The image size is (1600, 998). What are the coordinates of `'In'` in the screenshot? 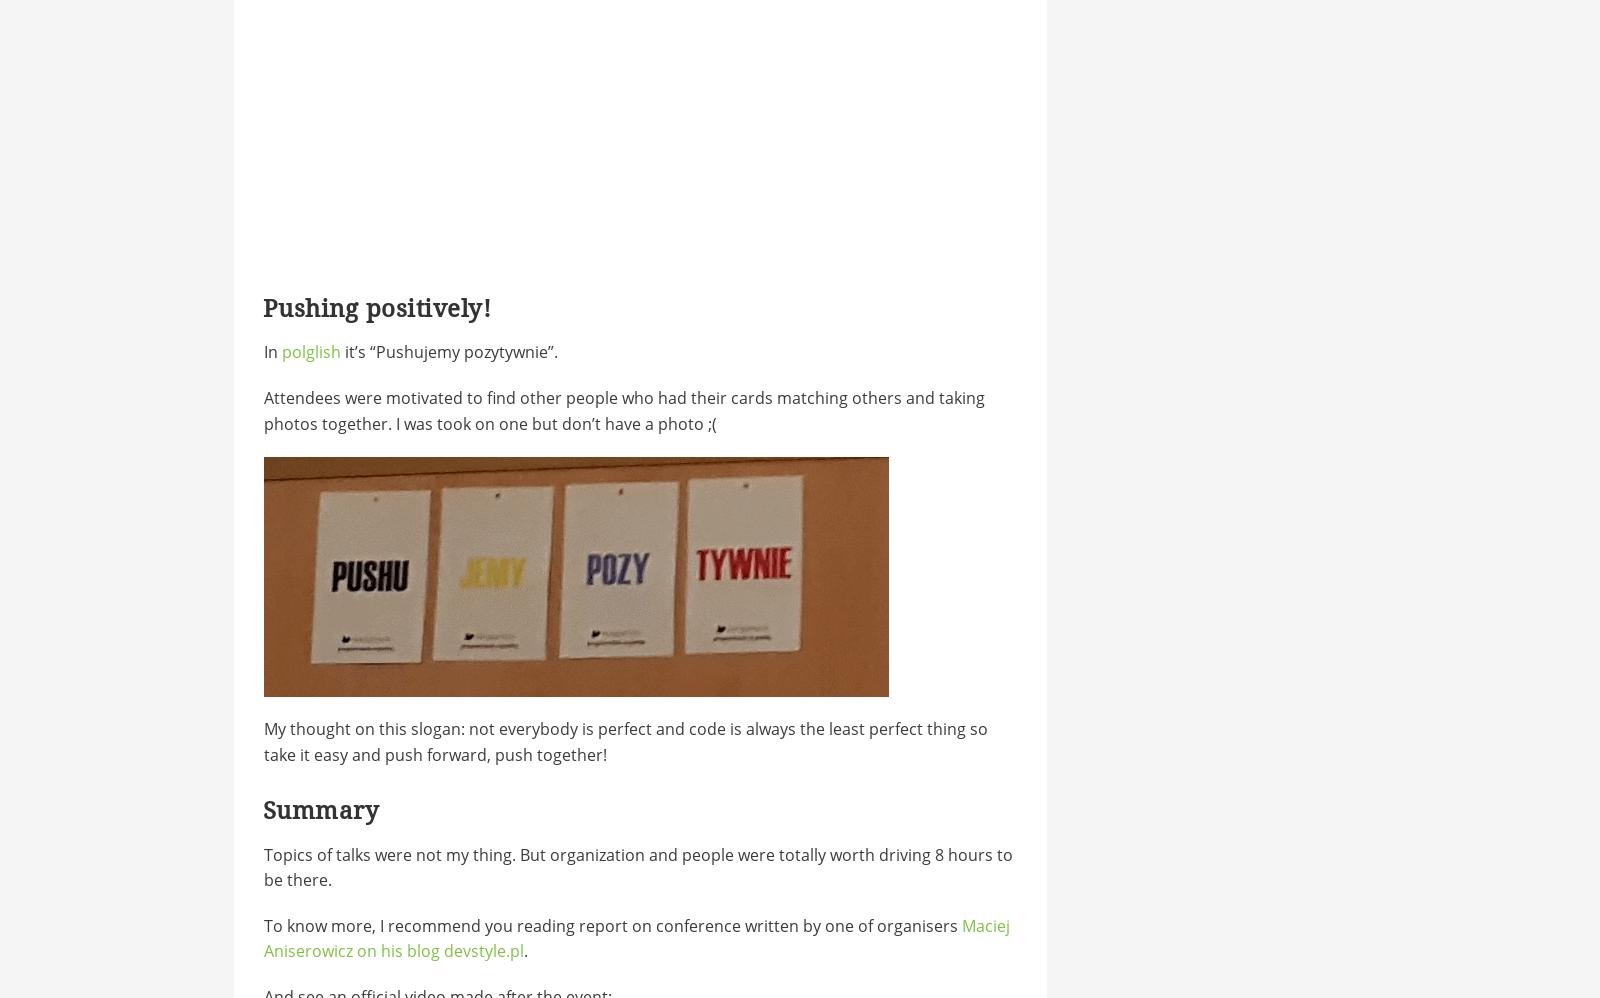 It's located at (272, 350).